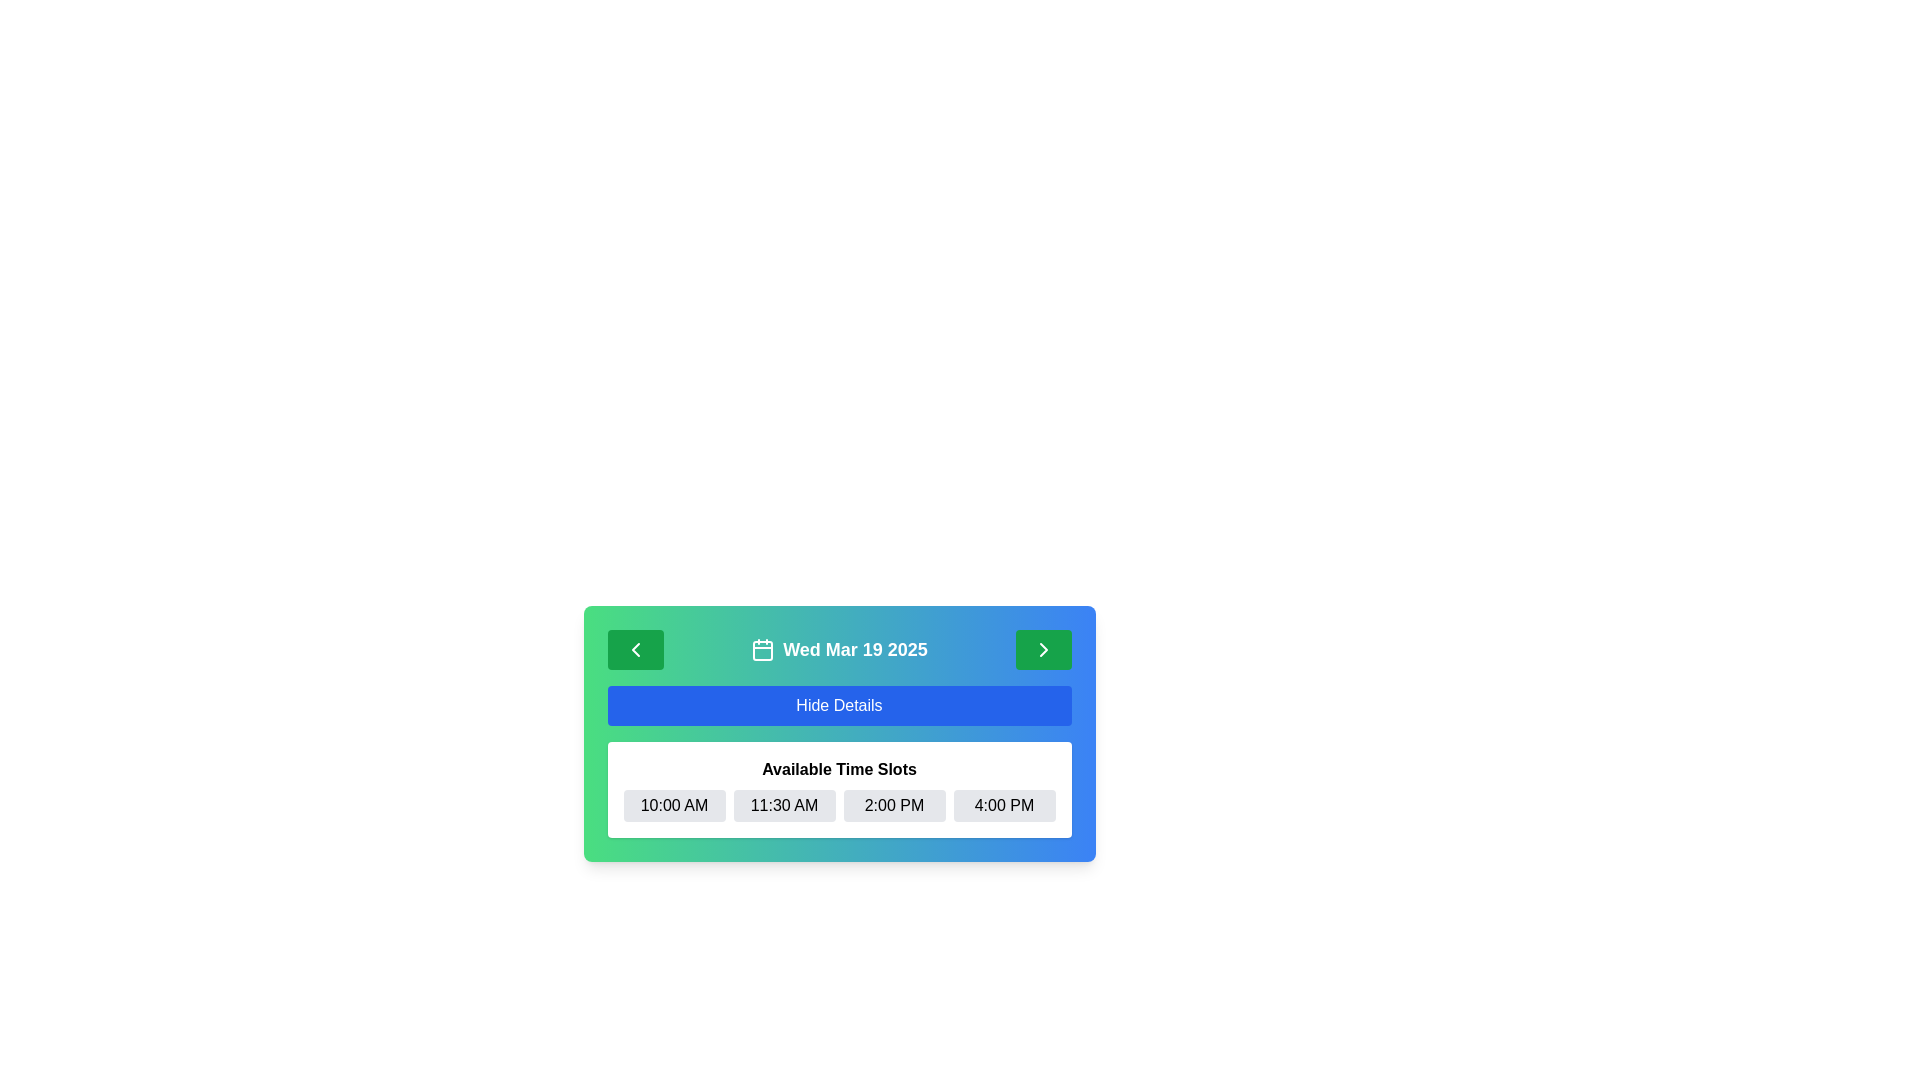 Image resolution: width=1920 pixels, height=1080 pixels. I want to click on the small arrow-shaped icon that resembles a rightward chevron, located within a green circular button in the top-right corner of the interface, so click(1042, 650).